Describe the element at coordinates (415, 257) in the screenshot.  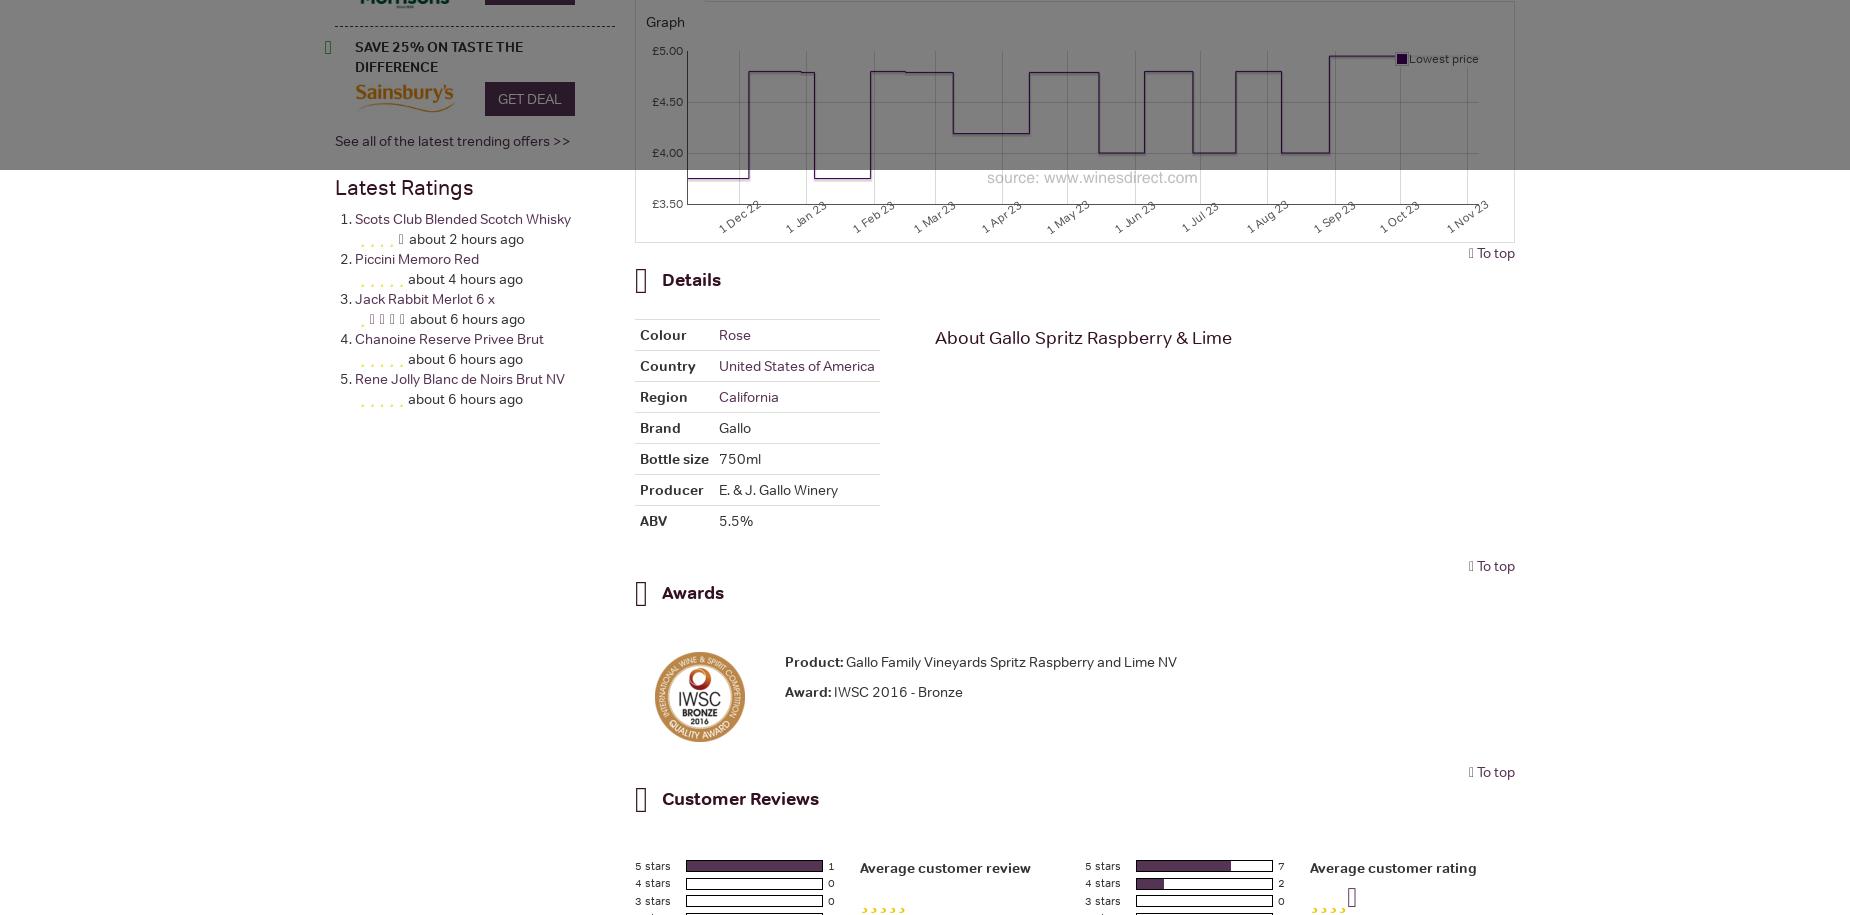
I see `'Piccini Memoro Red'` at that location.